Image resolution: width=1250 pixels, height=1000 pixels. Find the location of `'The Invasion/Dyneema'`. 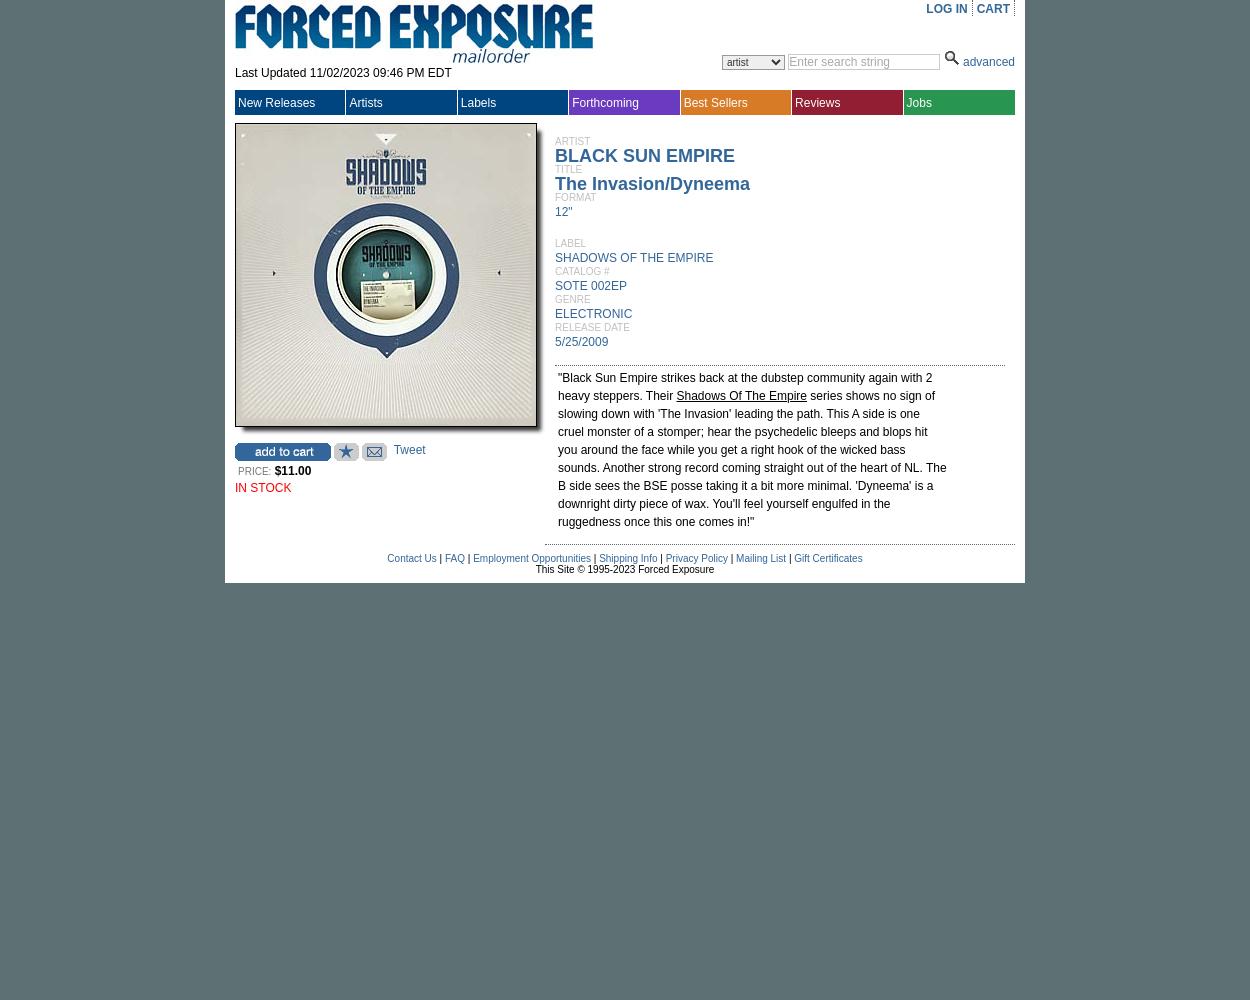

'The Invasion/Dyneema' is located at coordinates (652, 184).